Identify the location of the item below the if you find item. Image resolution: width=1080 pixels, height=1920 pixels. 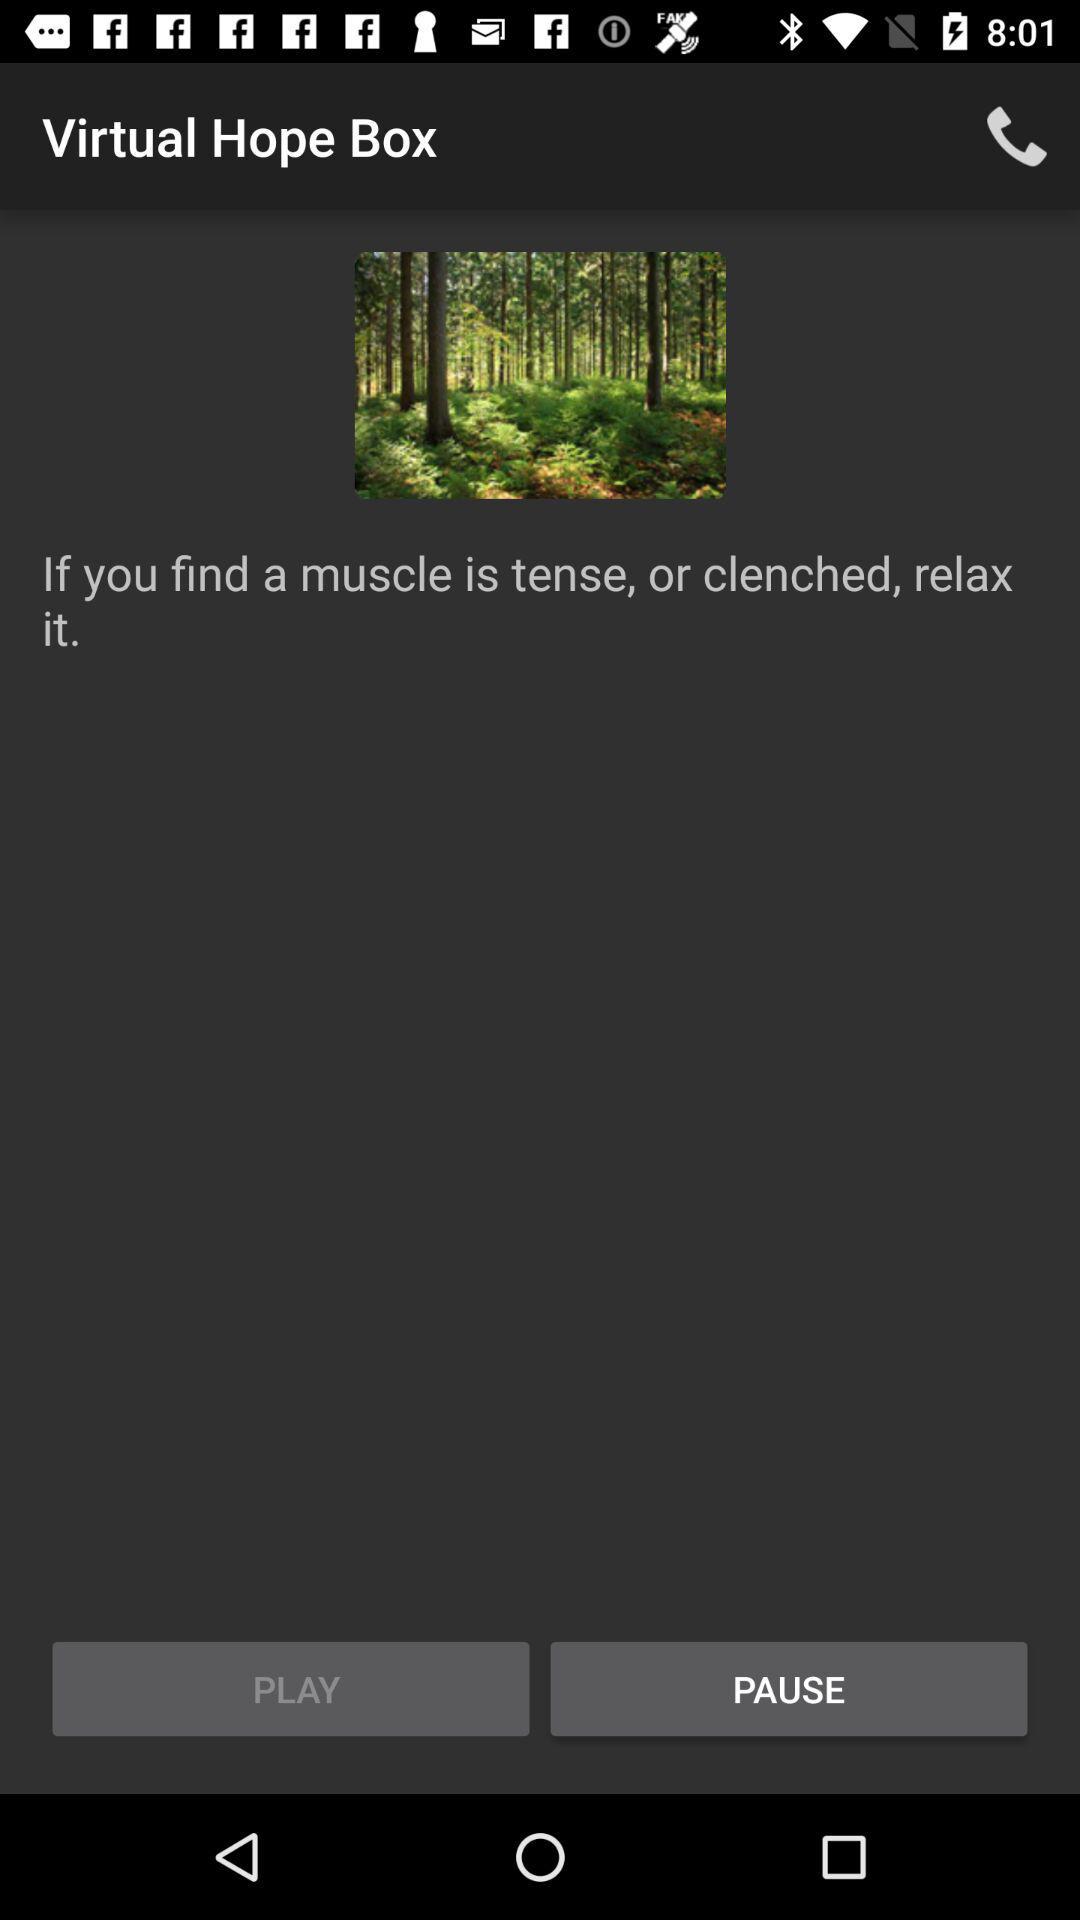
(290, 1688).